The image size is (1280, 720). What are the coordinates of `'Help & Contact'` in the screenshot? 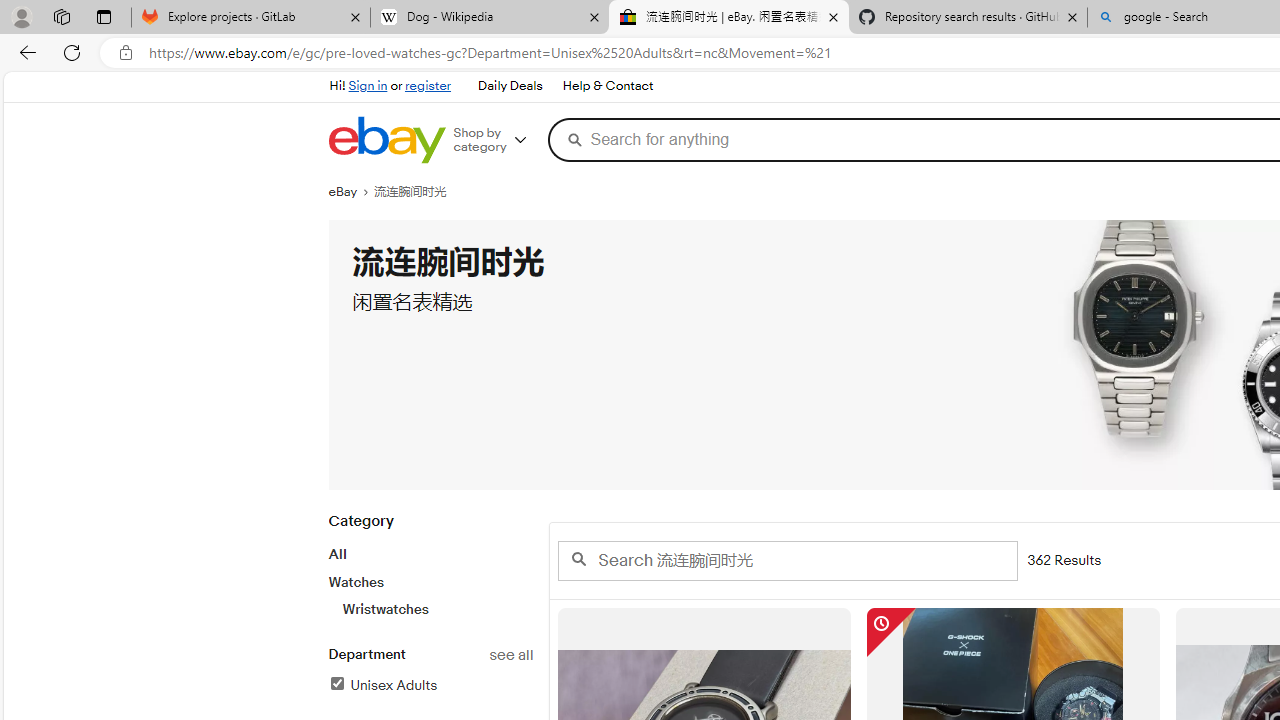 It's located at (607, 86).